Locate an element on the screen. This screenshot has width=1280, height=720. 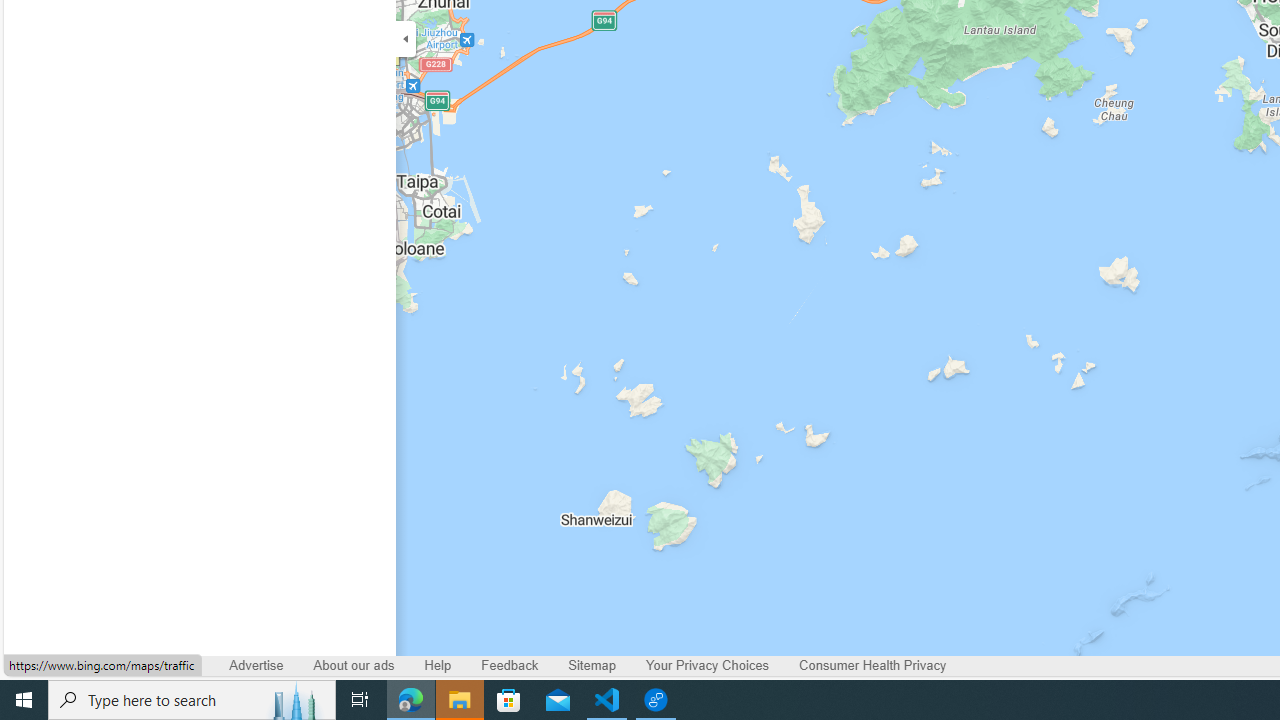
'About our ads' is located at coordinates (353, 666).